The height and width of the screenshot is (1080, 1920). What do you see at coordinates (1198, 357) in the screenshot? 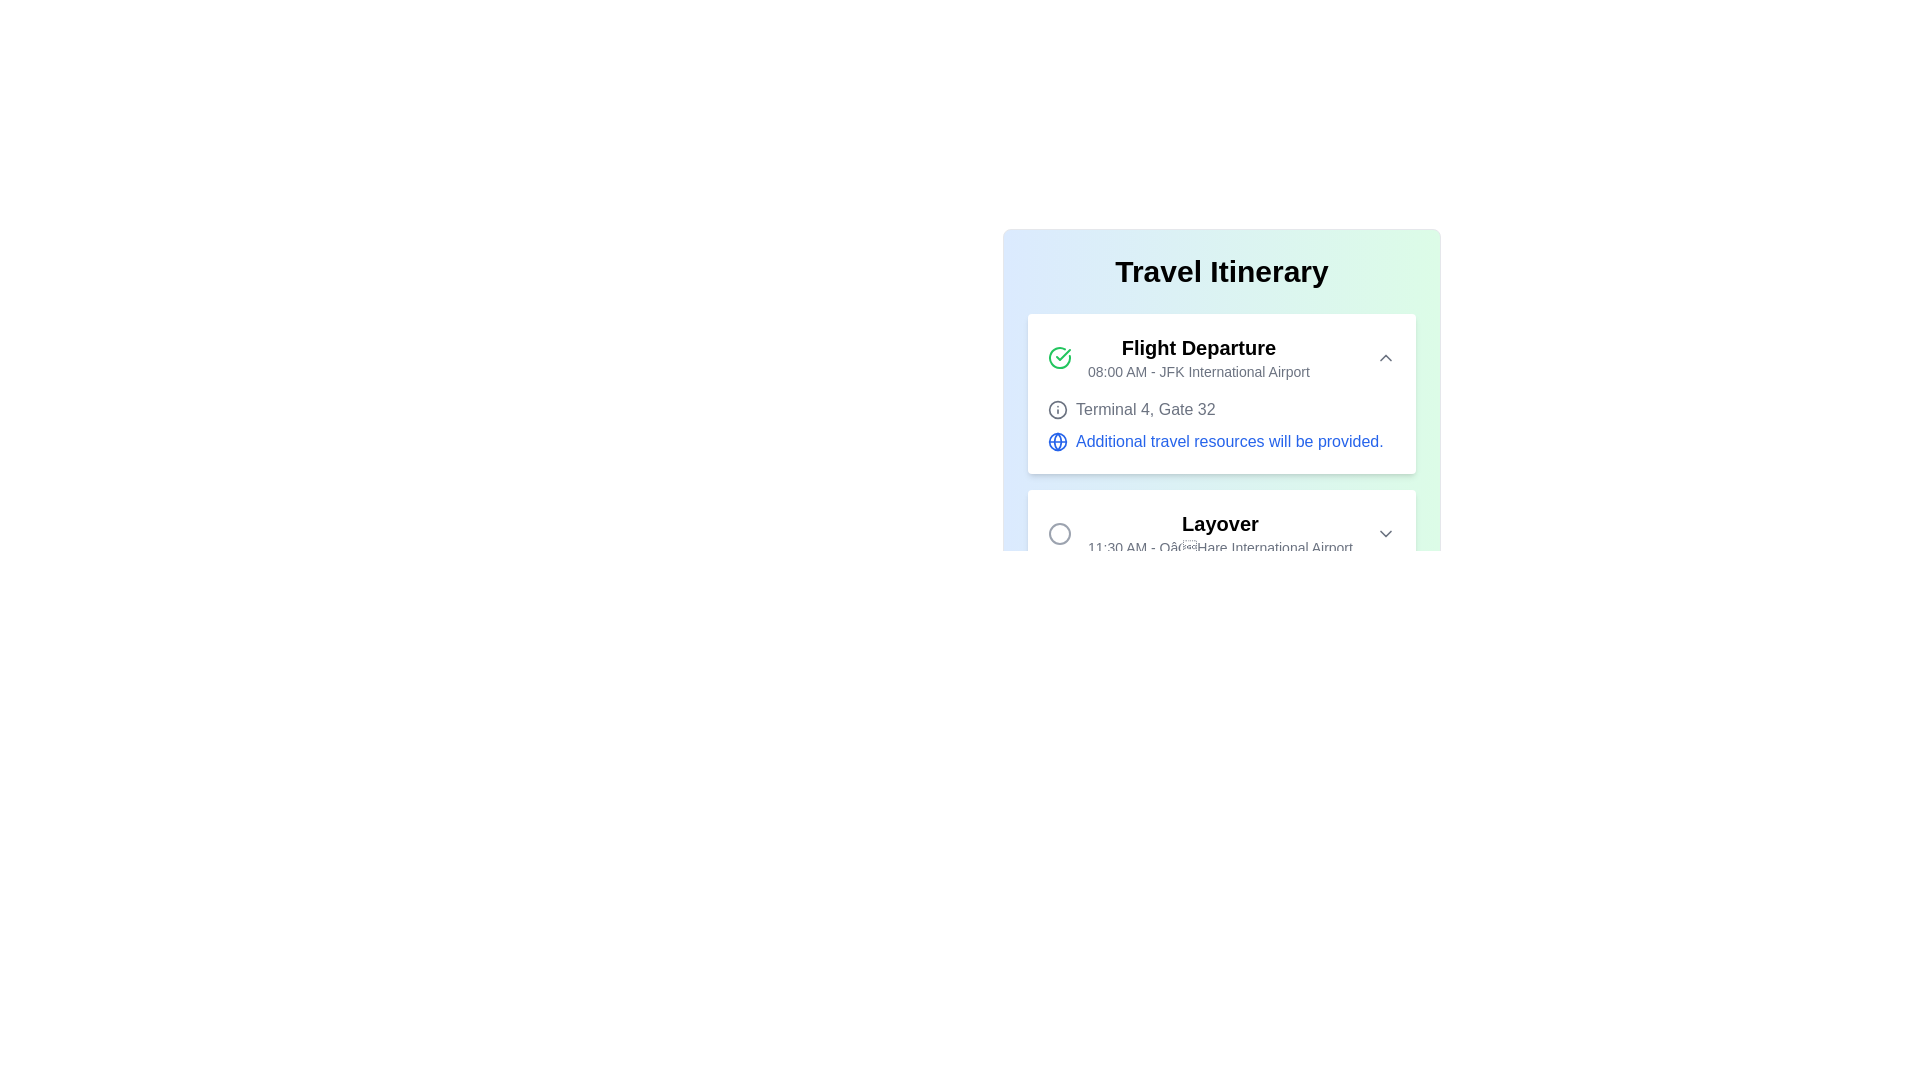
I see `displayed information from the Header with subtitle that summarizes flight departure details, including the departure time and location` at bounding box center [1198, 357].